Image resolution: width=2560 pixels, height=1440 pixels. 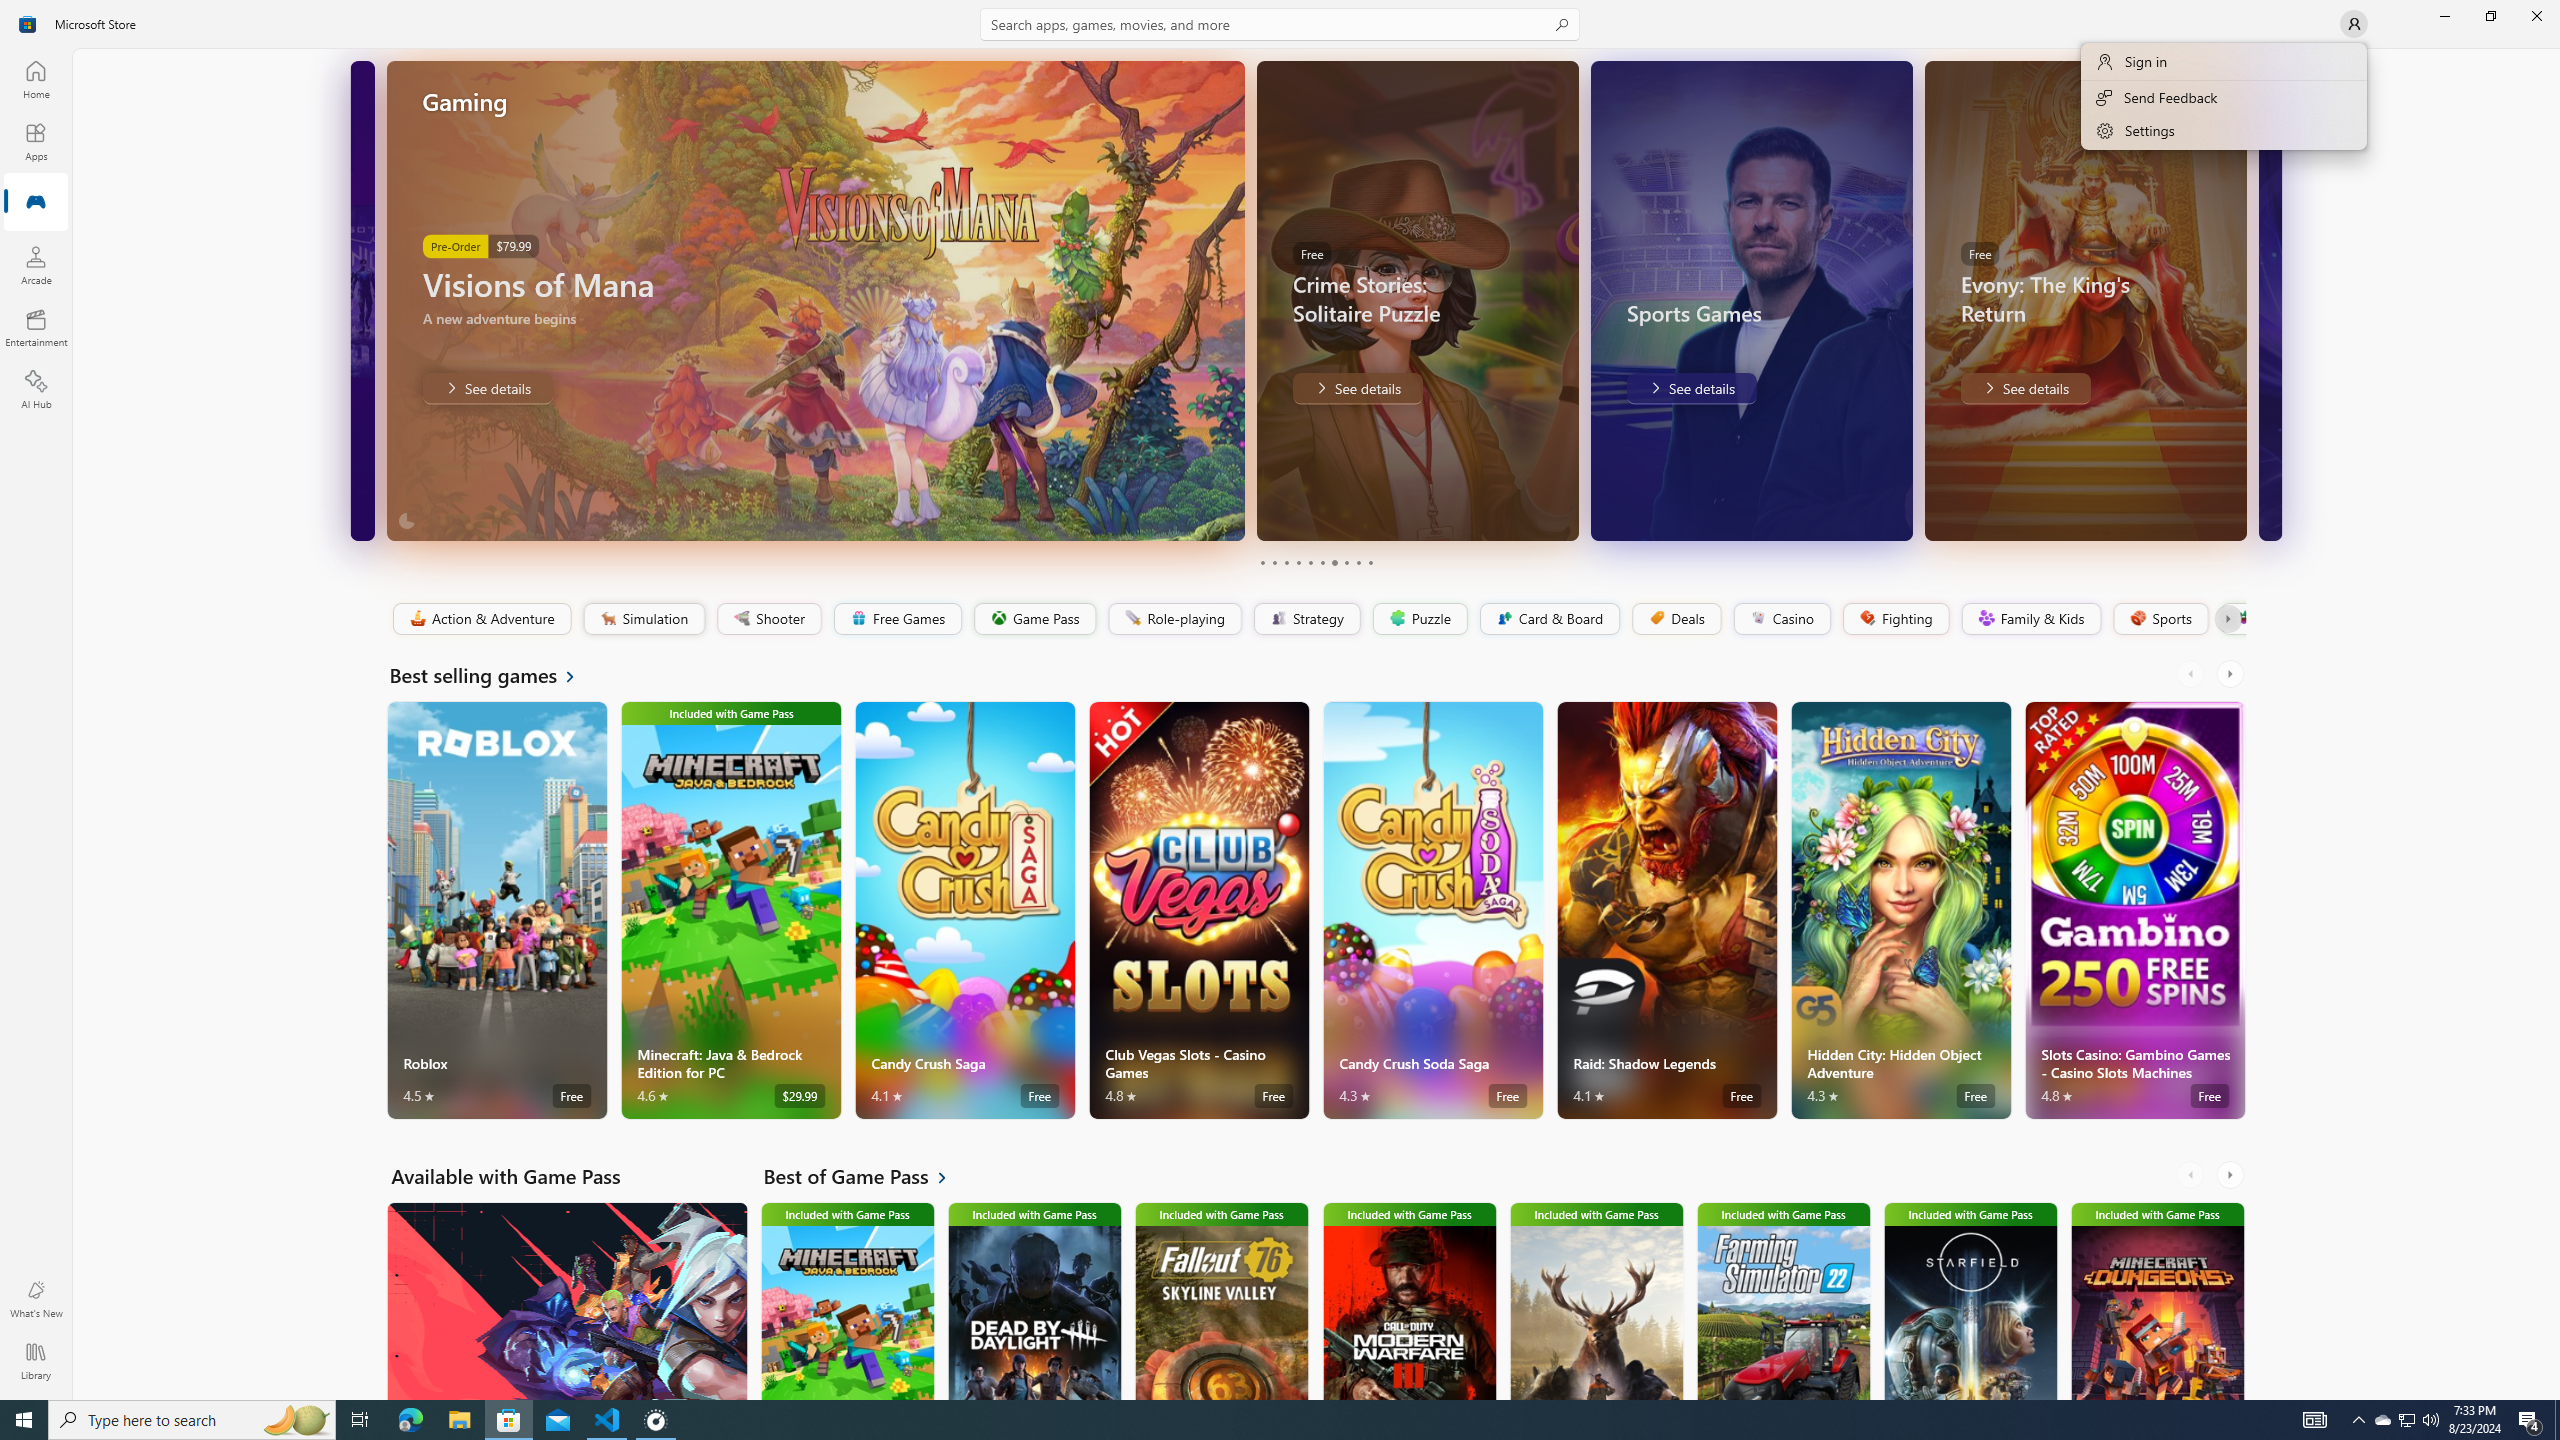 I want to click on 'See all  Best of Game Pass', so click(x=867, y=1175).